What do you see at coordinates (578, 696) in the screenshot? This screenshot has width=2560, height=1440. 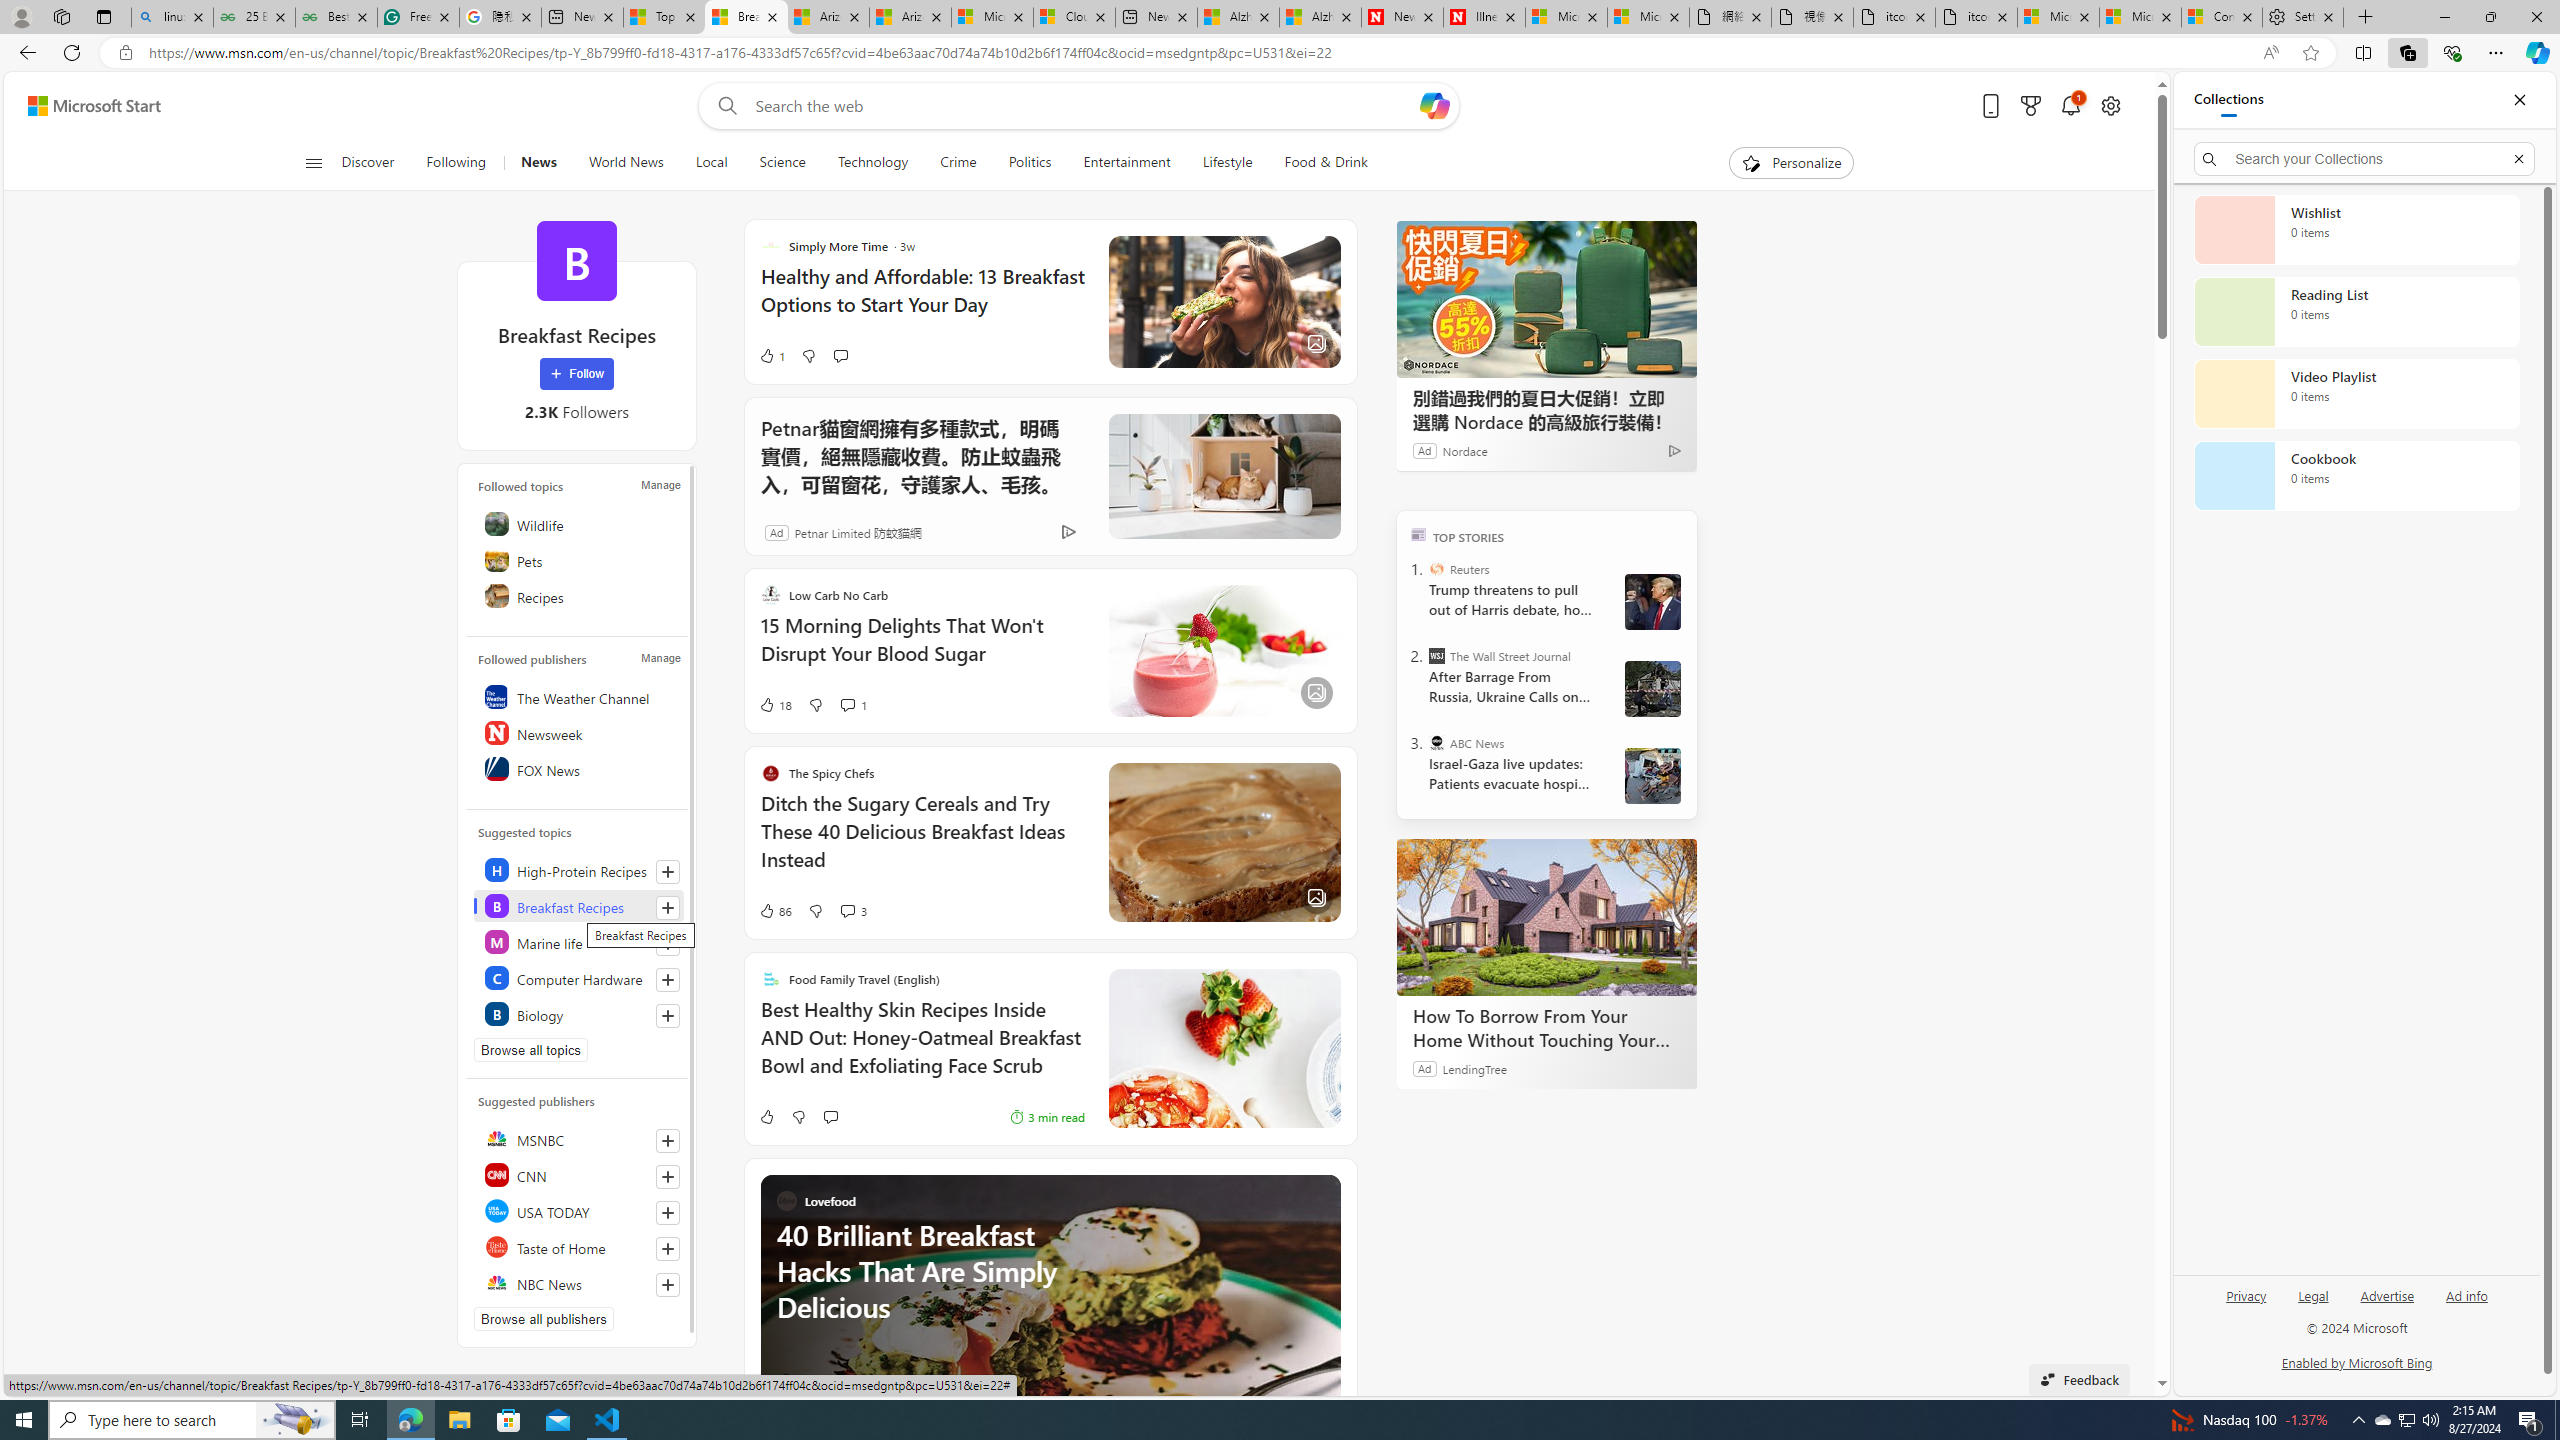 I see `'The Weather Channel'` at bounding box center [578, 696].